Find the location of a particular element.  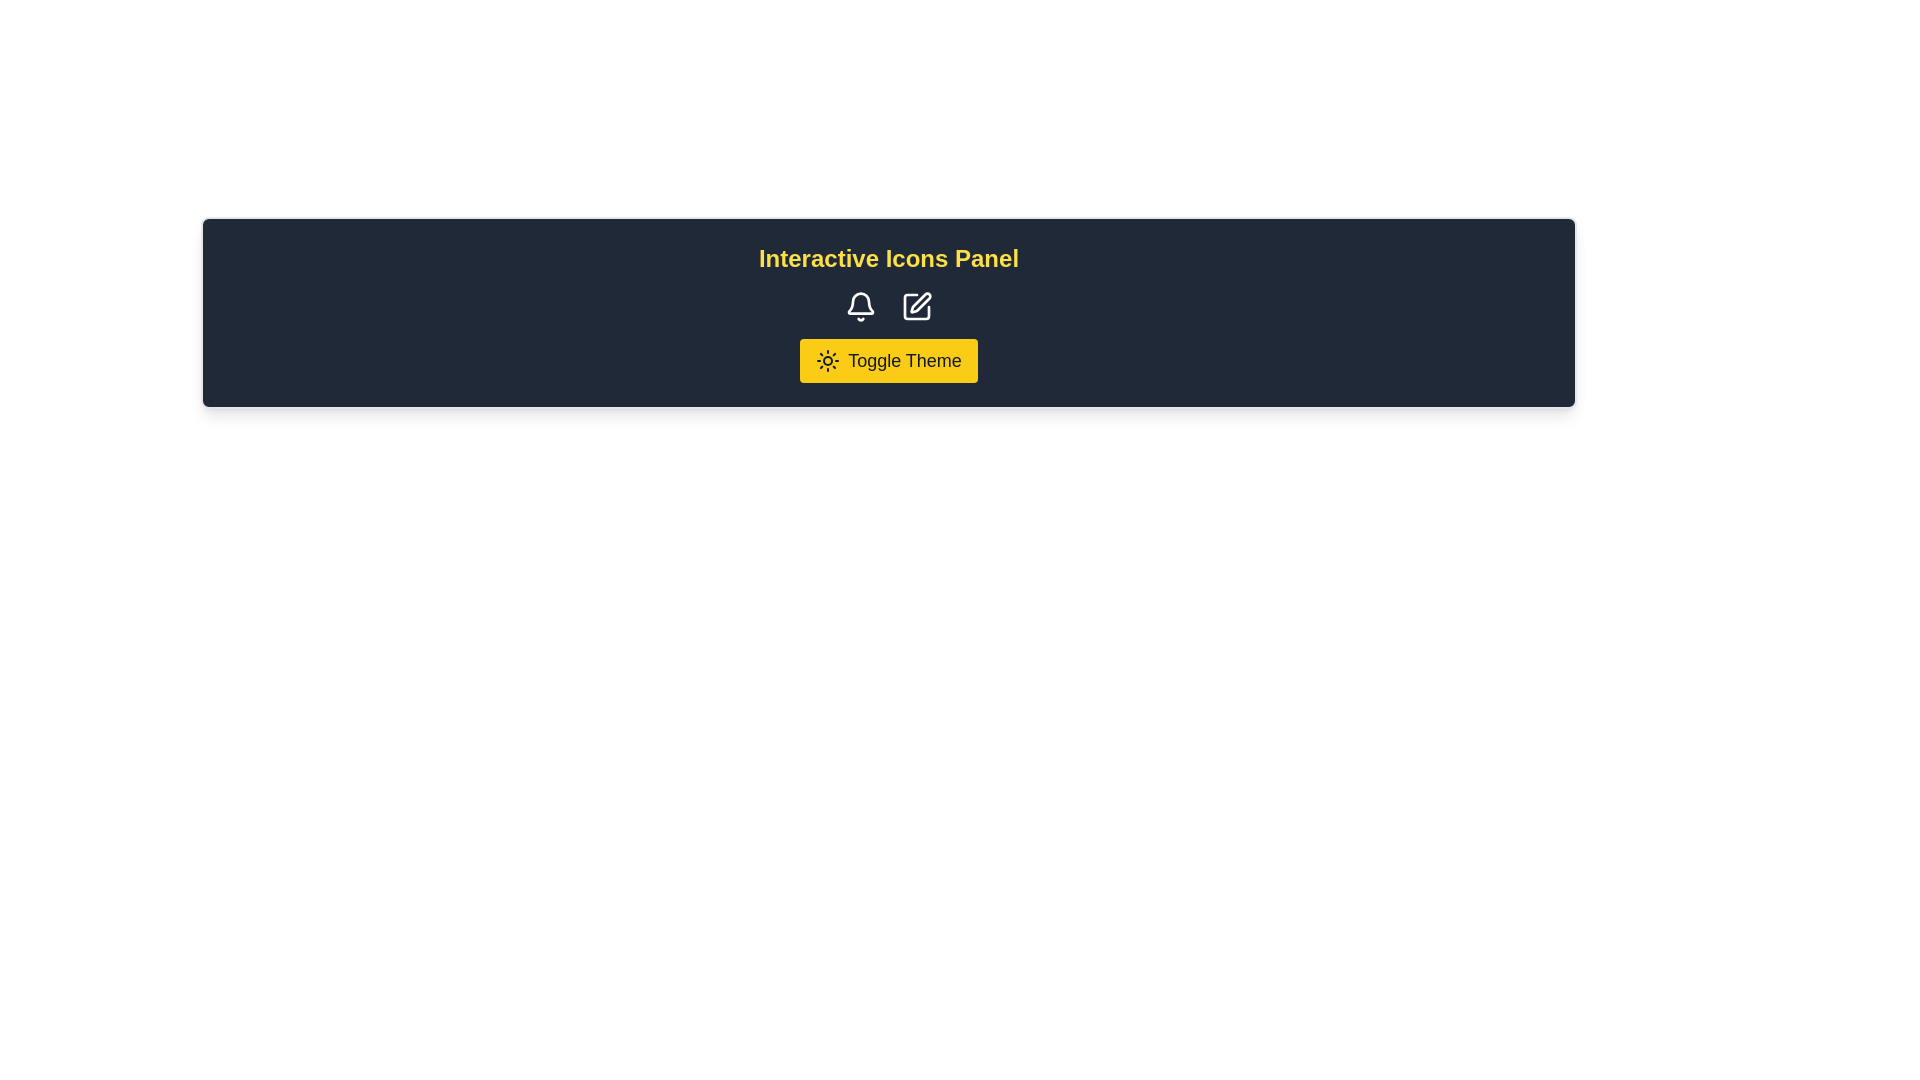

the pen icon button, which symbolizes an edit action, located at the center of a dark rectangular panel and is the second icon from the left is located at coordinates (915, 307).